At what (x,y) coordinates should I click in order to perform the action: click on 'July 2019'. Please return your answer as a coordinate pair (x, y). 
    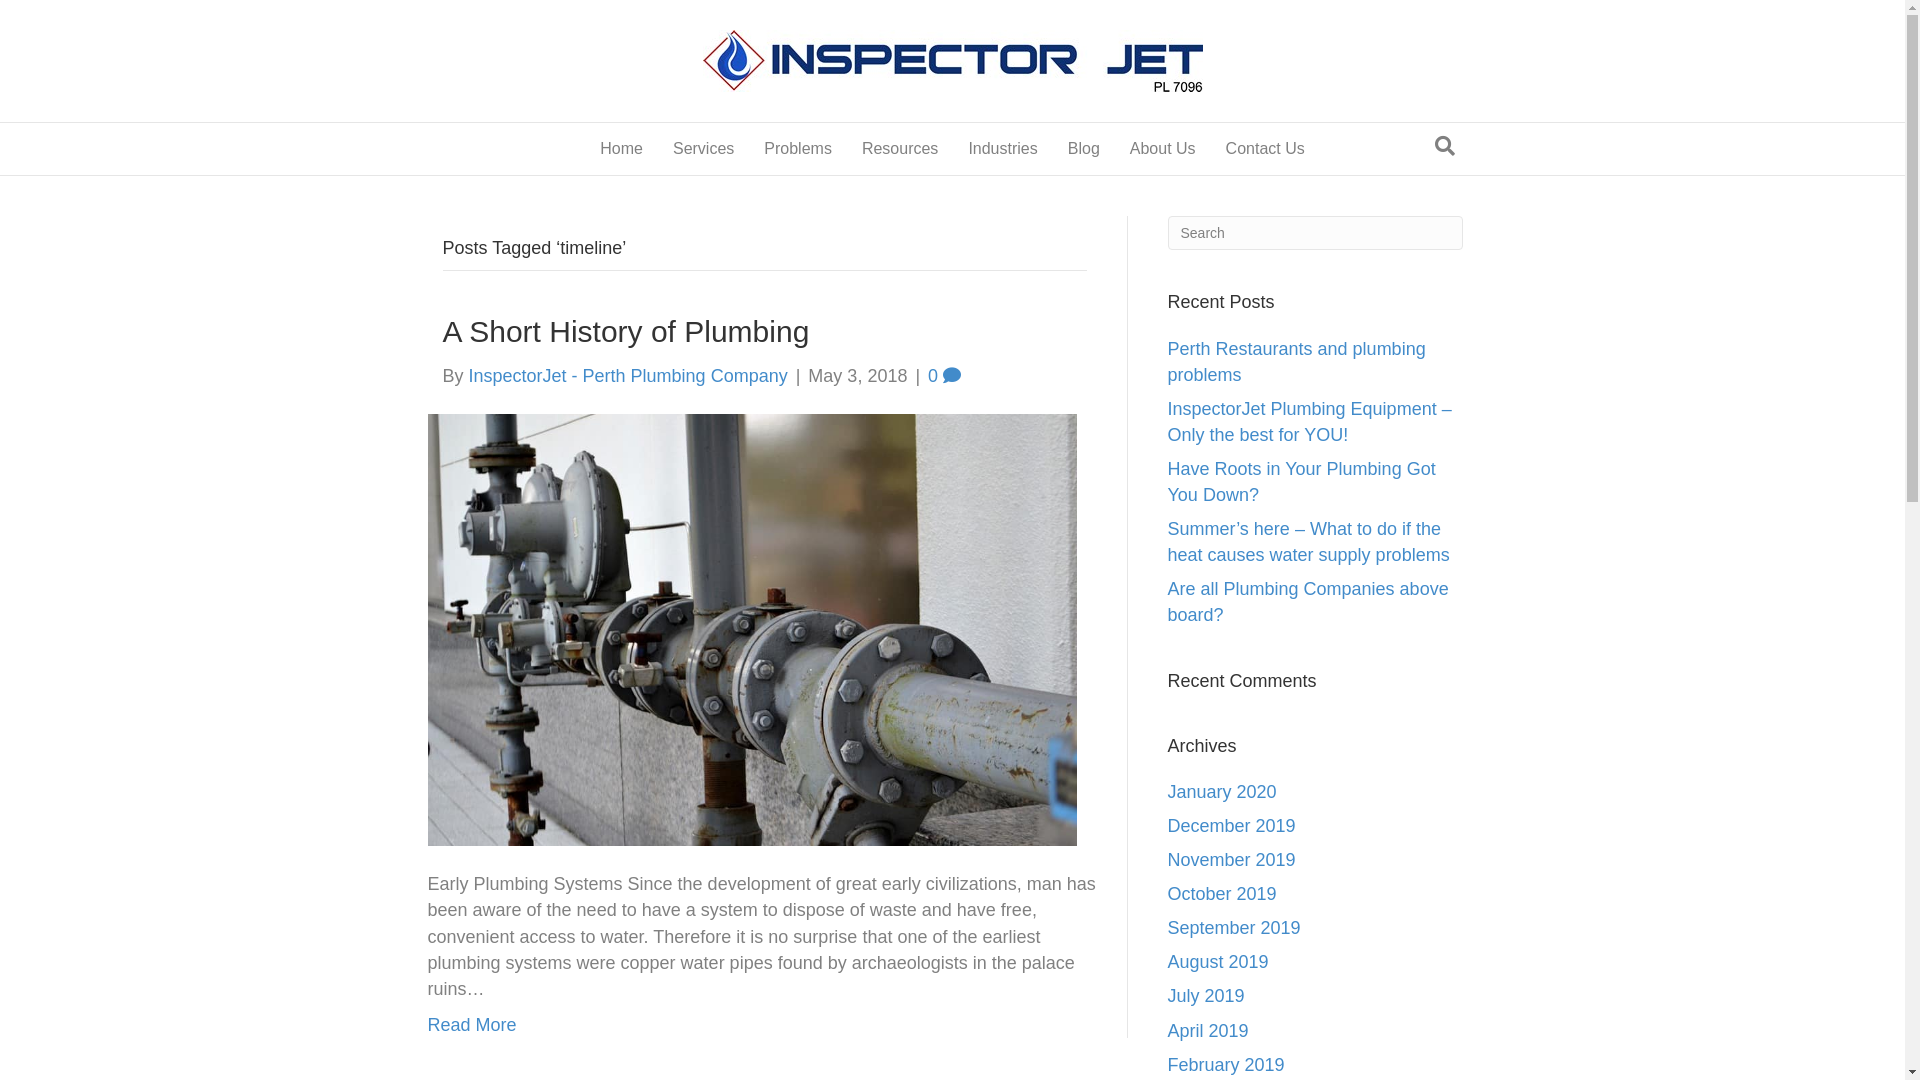
    Looking at the image, I should click on (1205, 995).